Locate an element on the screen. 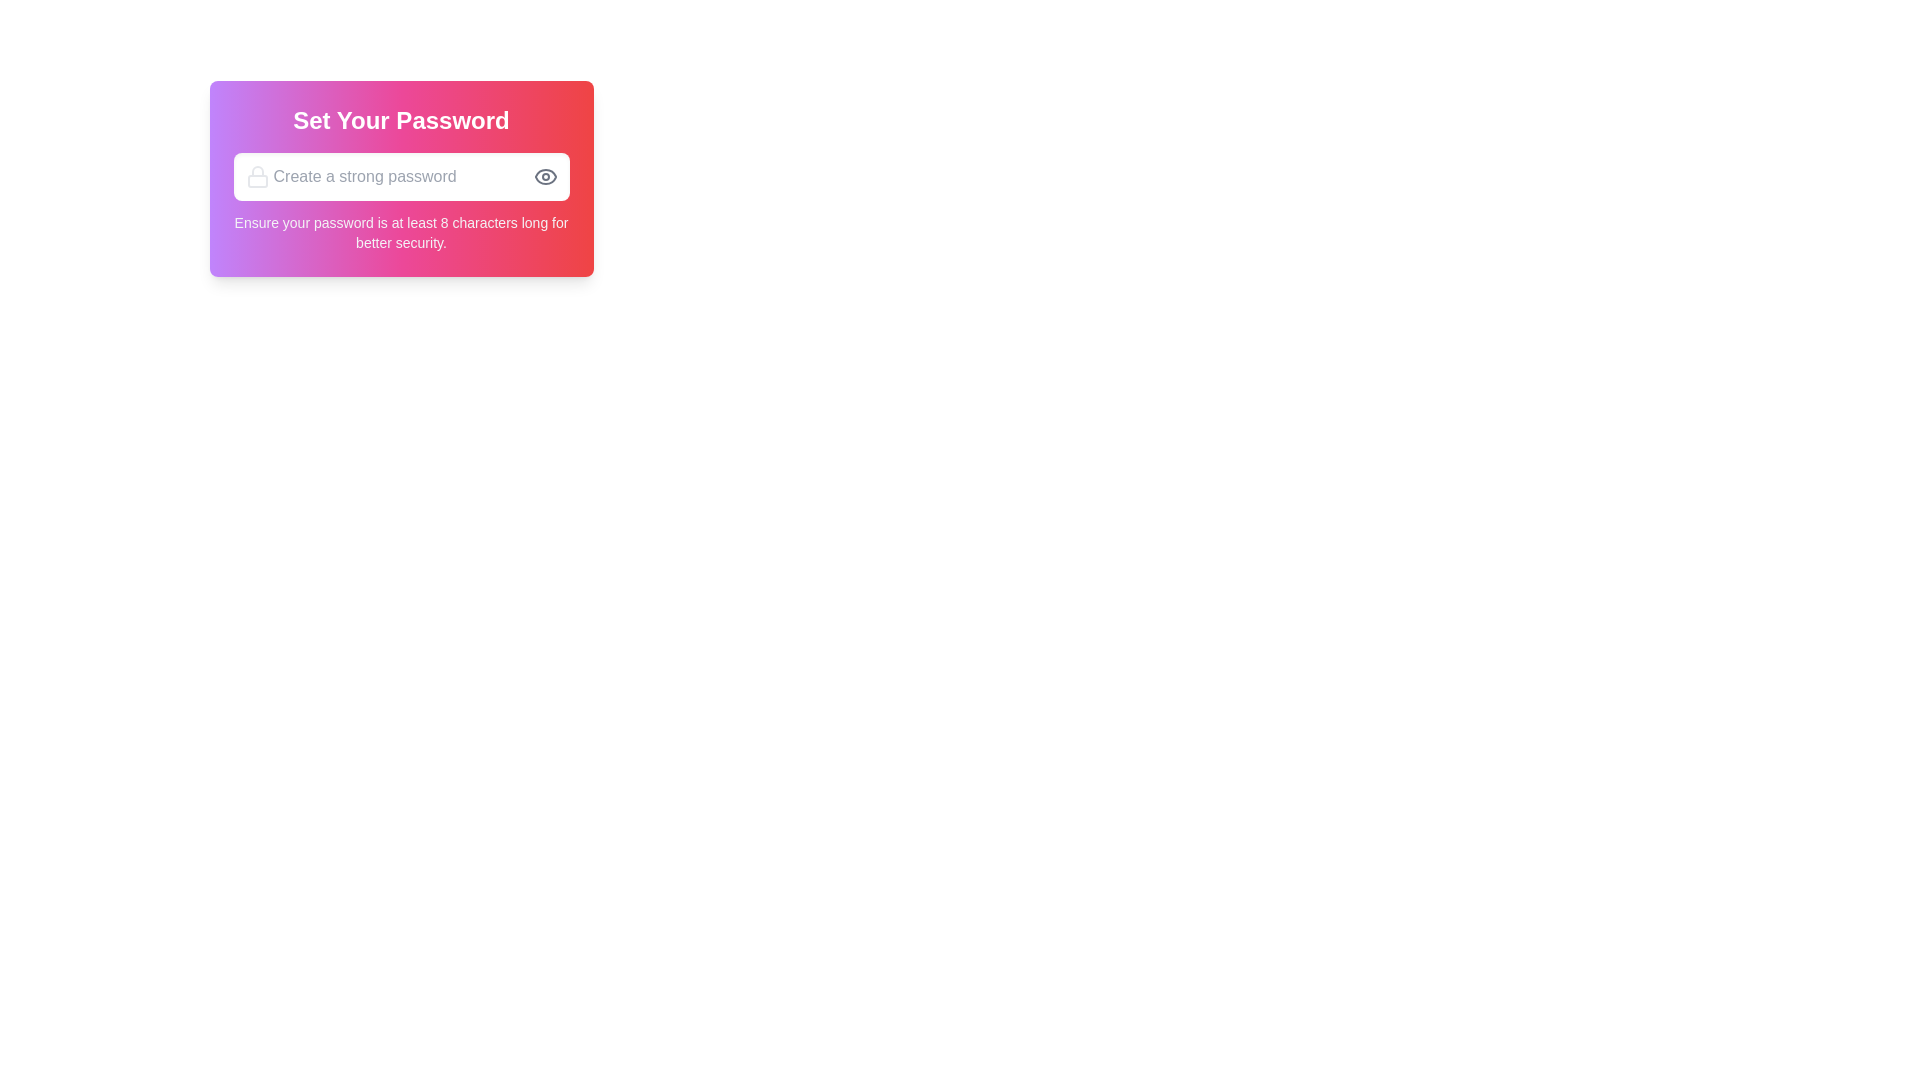  the button positioned at the right edge of the password input field is located at coordinates (551, 176).